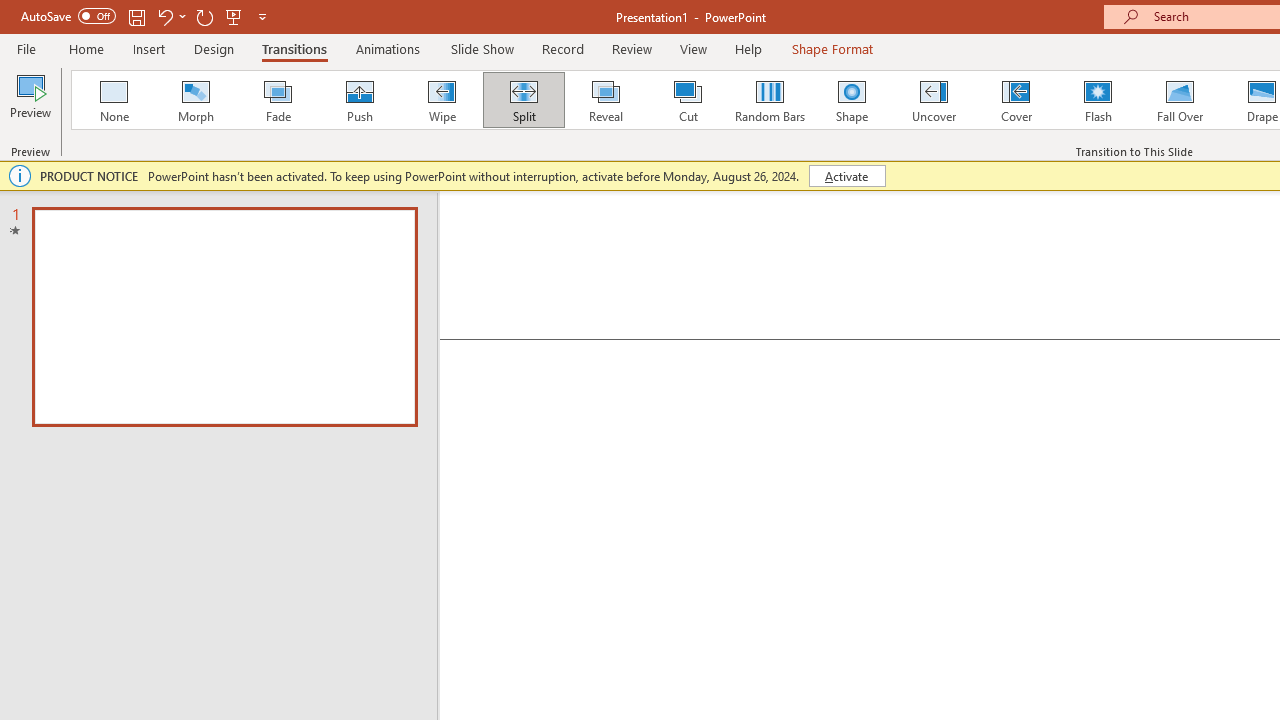 The width and height of the screenshot is (1280, 720). What do you see at coordinates (769, 100) in the screenshot?
I see `'Random Bars'` at bounding box center [769, 100].